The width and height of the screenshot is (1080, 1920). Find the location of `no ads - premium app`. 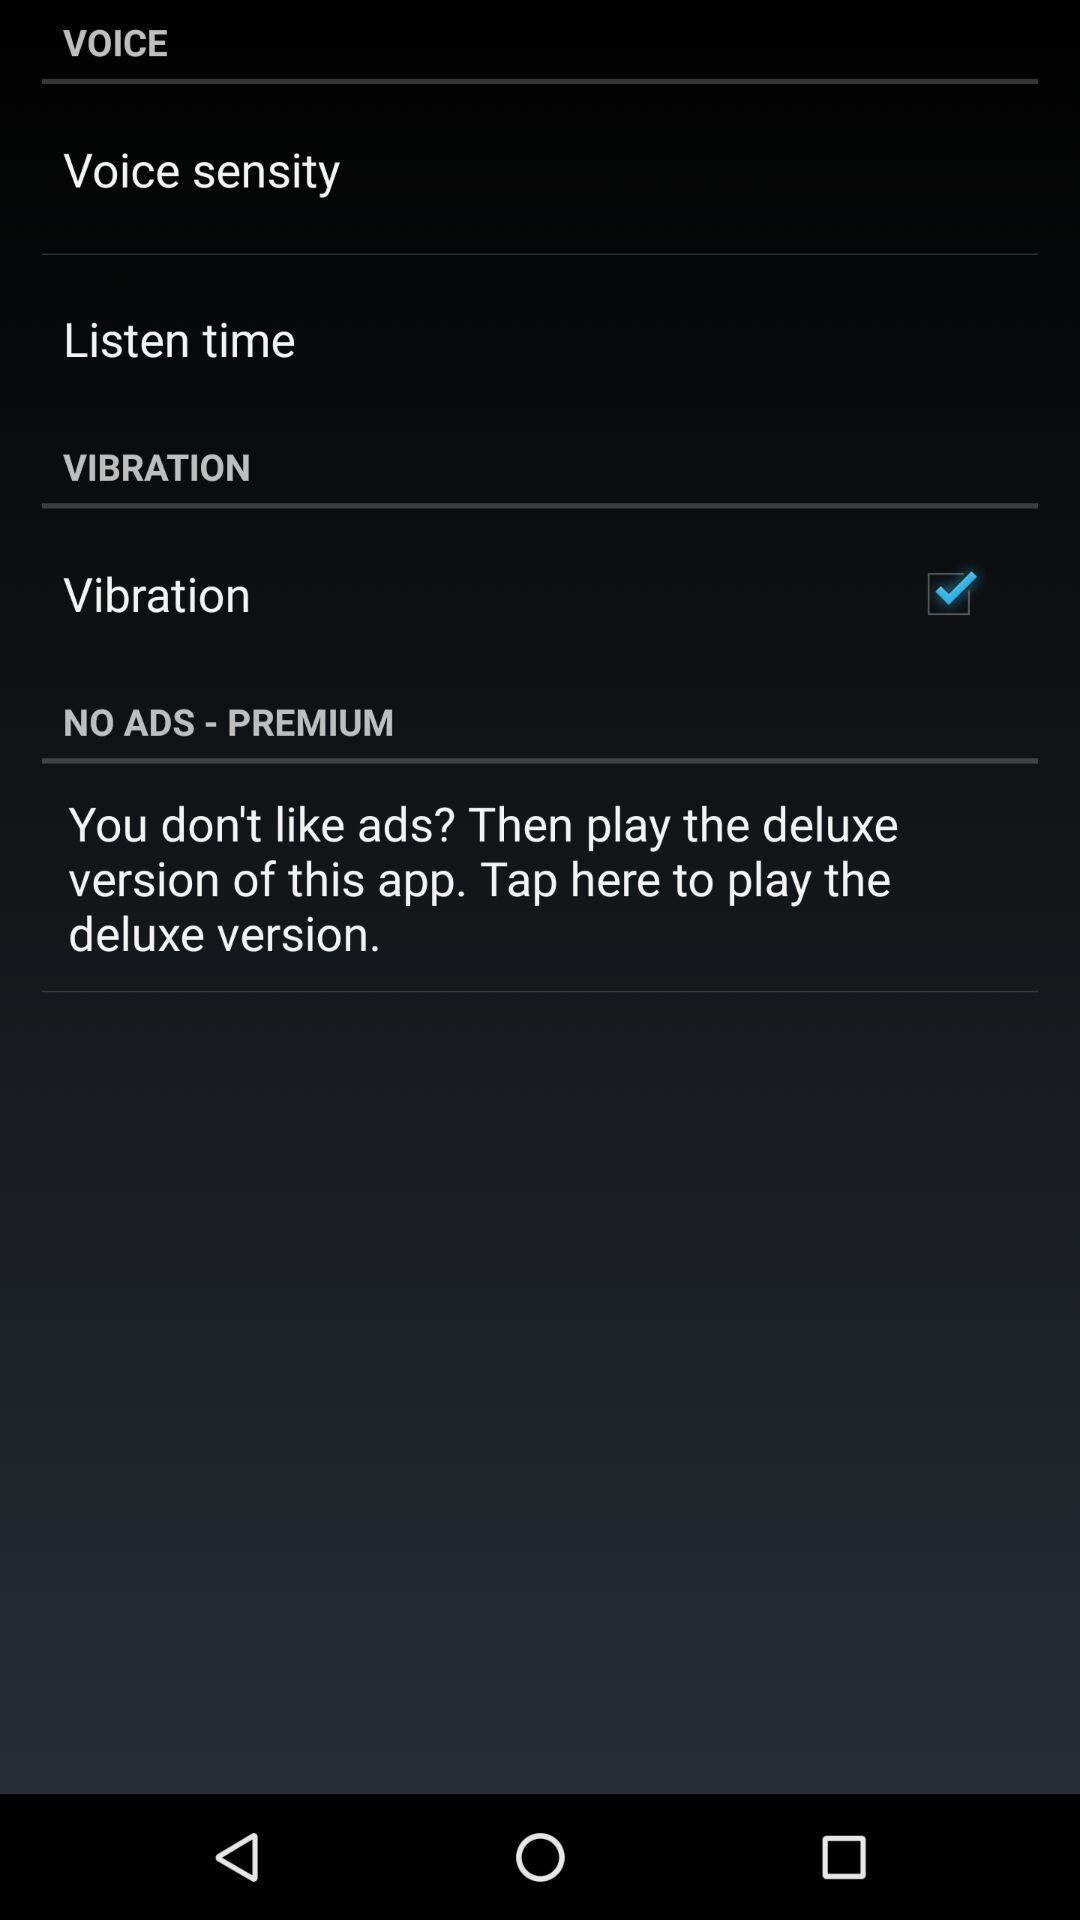

no ads - premium app is located at coordinates (540, 720).